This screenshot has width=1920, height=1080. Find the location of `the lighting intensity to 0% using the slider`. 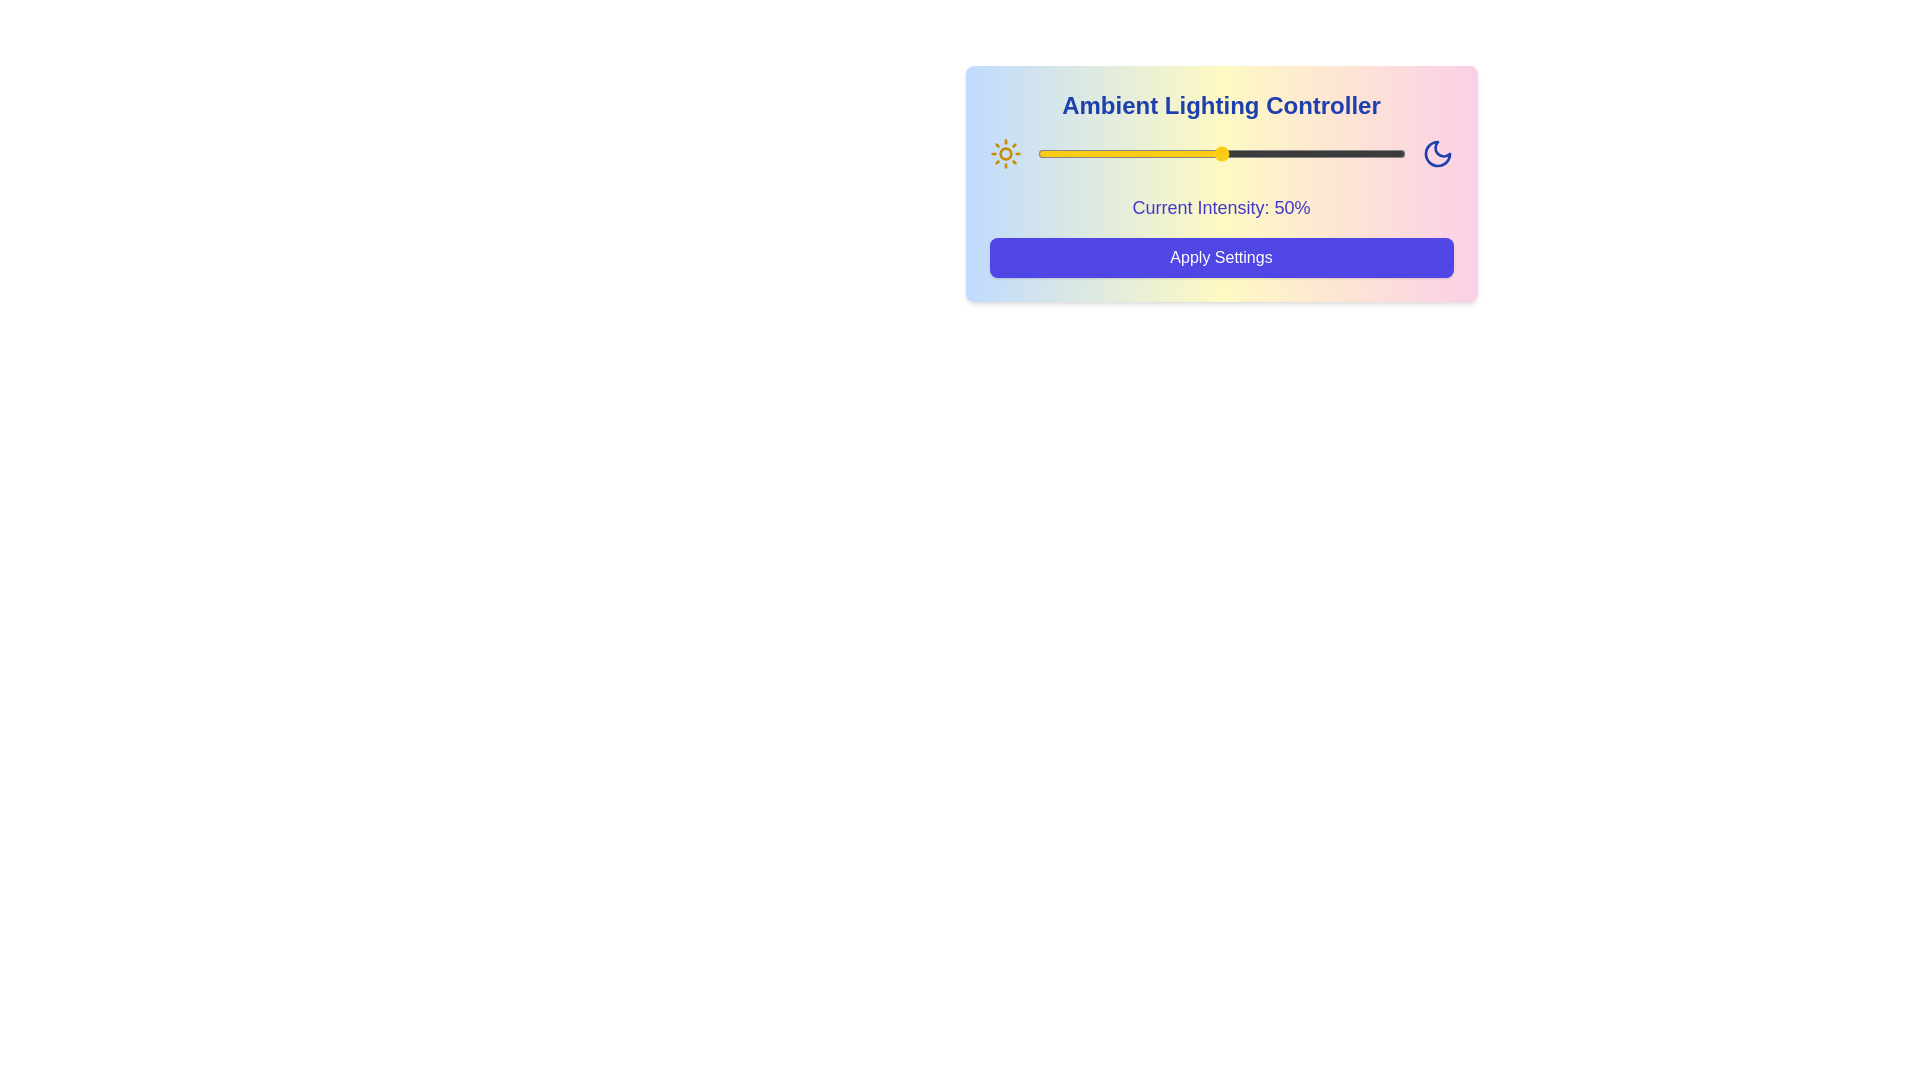

the lighting intensity to 0% using the slider is located at coordinates (1037, 153).